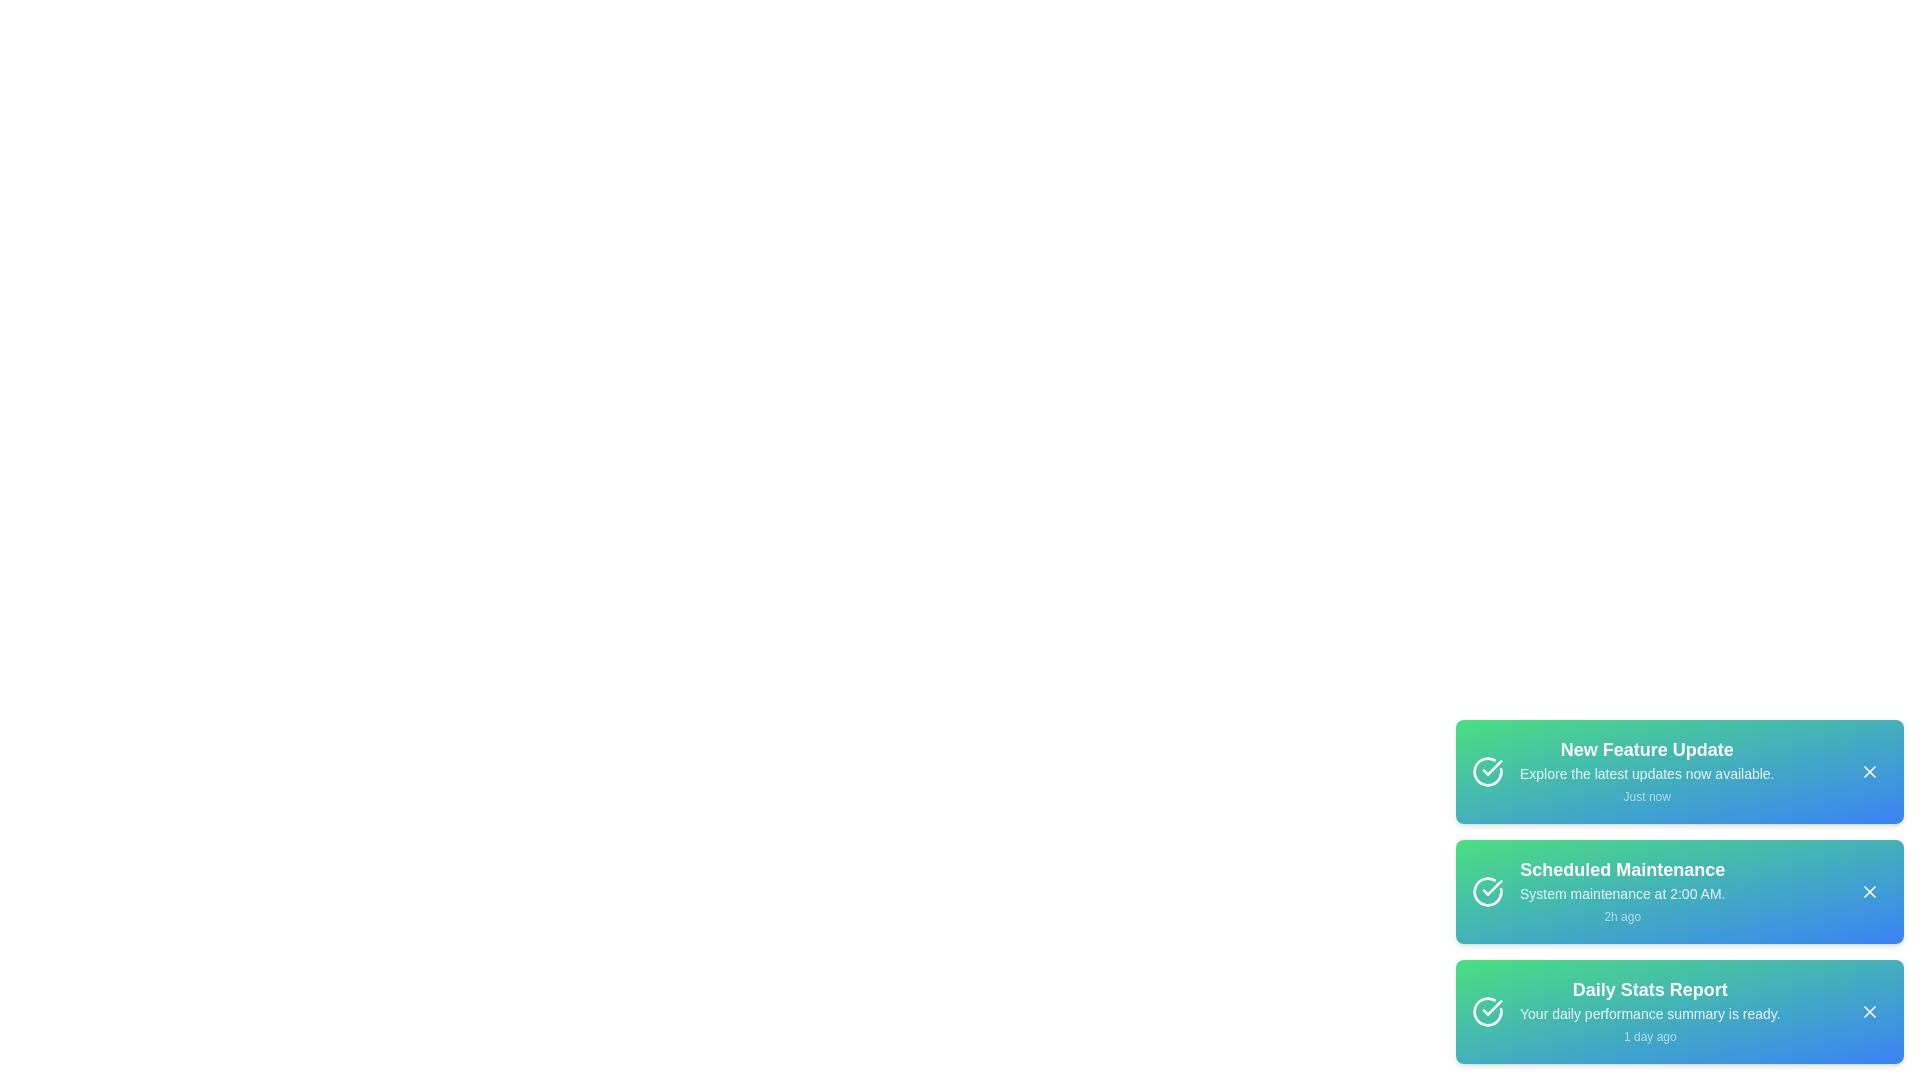 The width and height of the screenshot is (1920, 1080). I want to click on the notification with title Daily Stats Report, so click(1680, 1011).